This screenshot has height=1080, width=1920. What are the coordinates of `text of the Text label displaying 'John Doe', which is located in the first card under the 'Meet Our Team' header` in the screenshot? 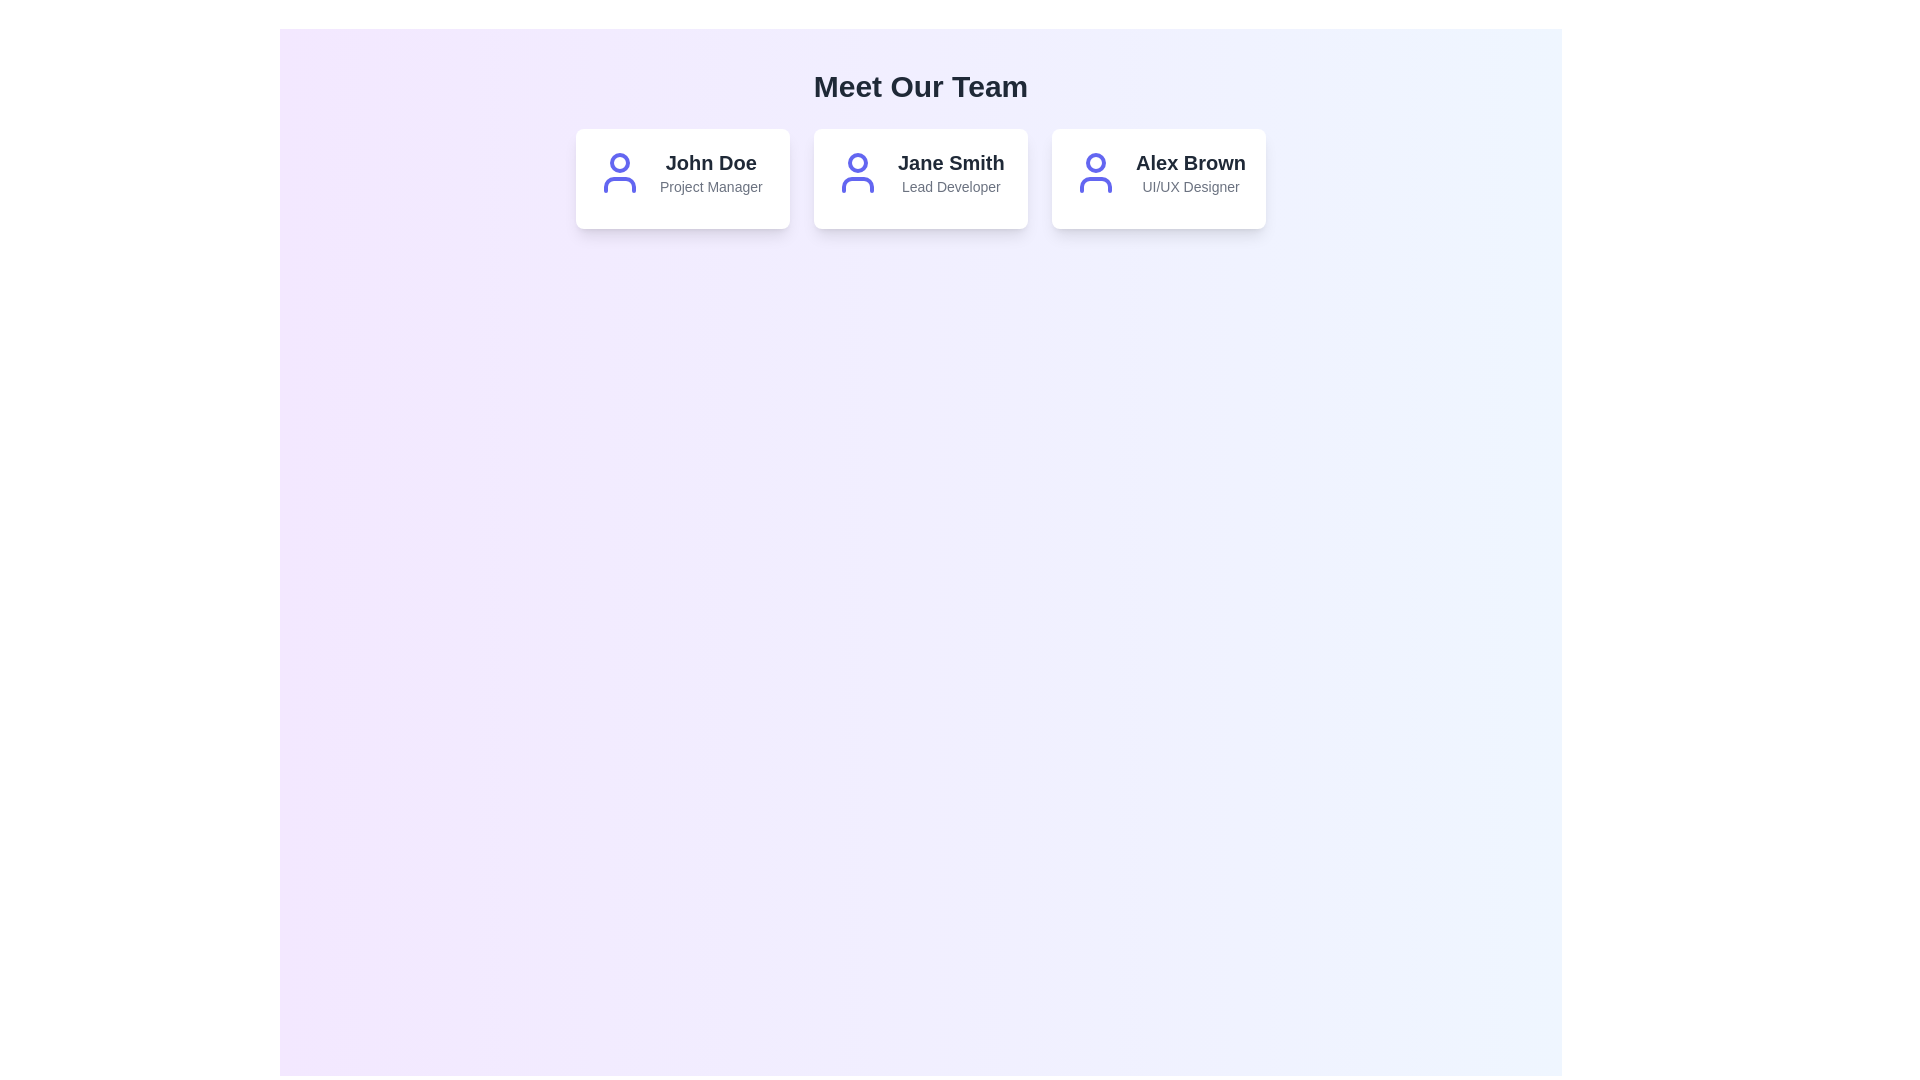 It's located at (711, 161).